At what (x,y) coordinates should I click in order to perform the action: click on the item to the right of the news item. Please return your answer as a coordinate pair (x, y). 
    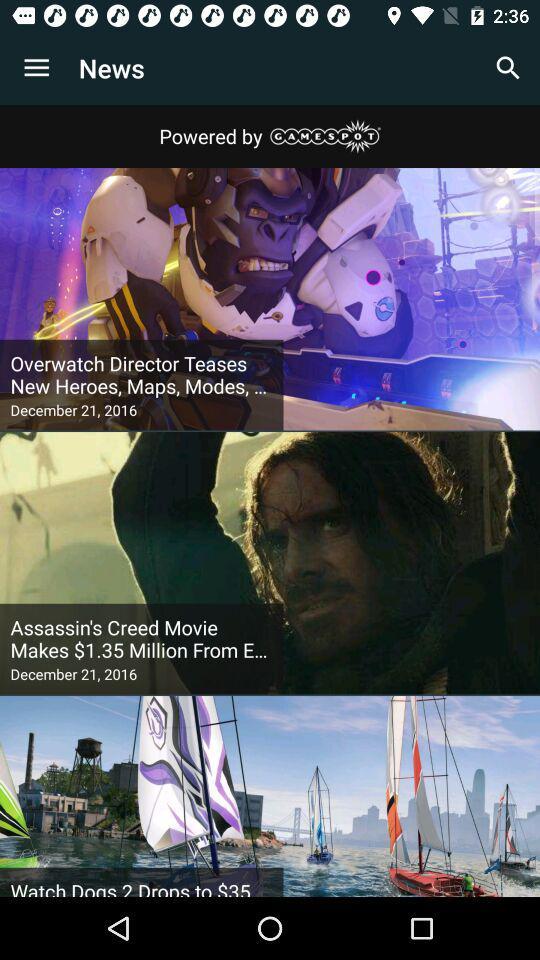
    Looking at the image, I should click on (508, 68).